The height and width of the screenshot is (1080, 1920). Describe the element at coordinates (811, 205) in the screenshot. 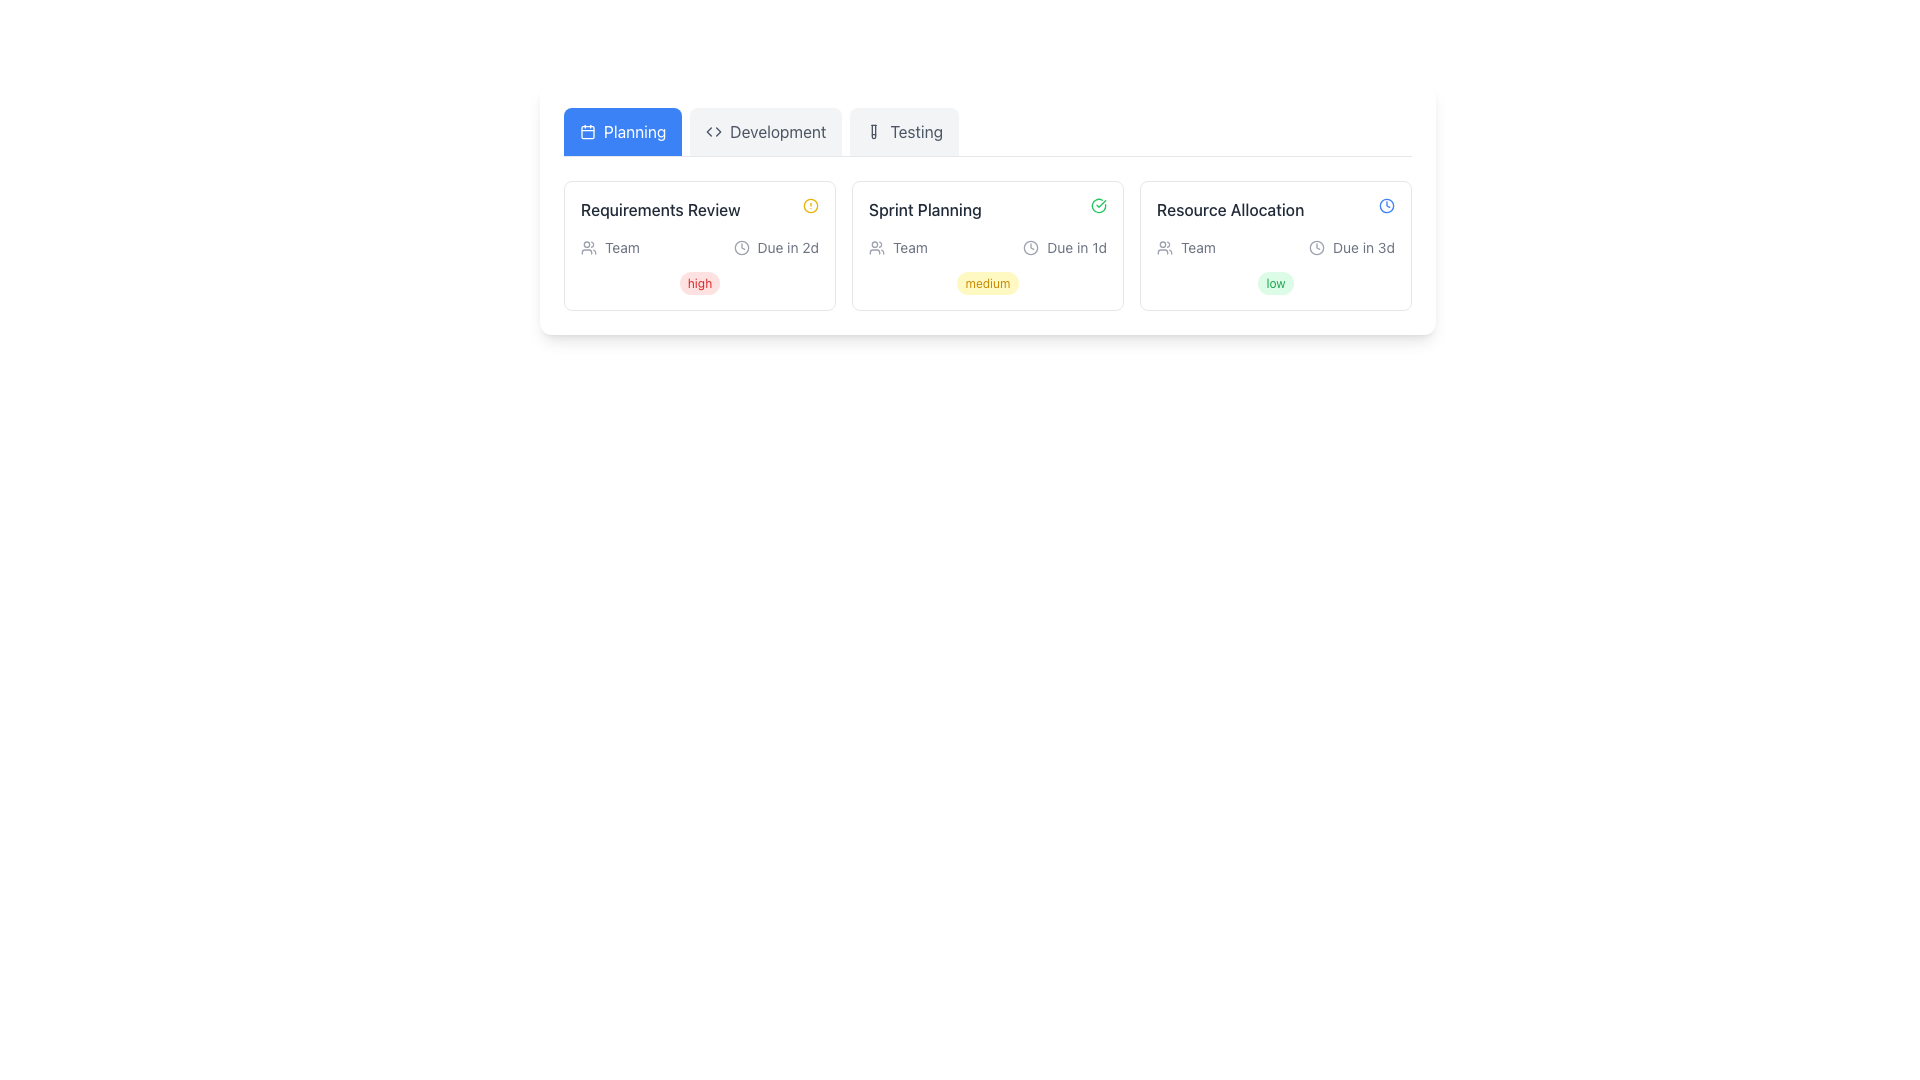

I see `the graphical indicator (circle) within the alert icon that indicates an issue related to the 'Requirements Review' task, located in the upper left region of the 'Planning' section` at that location.